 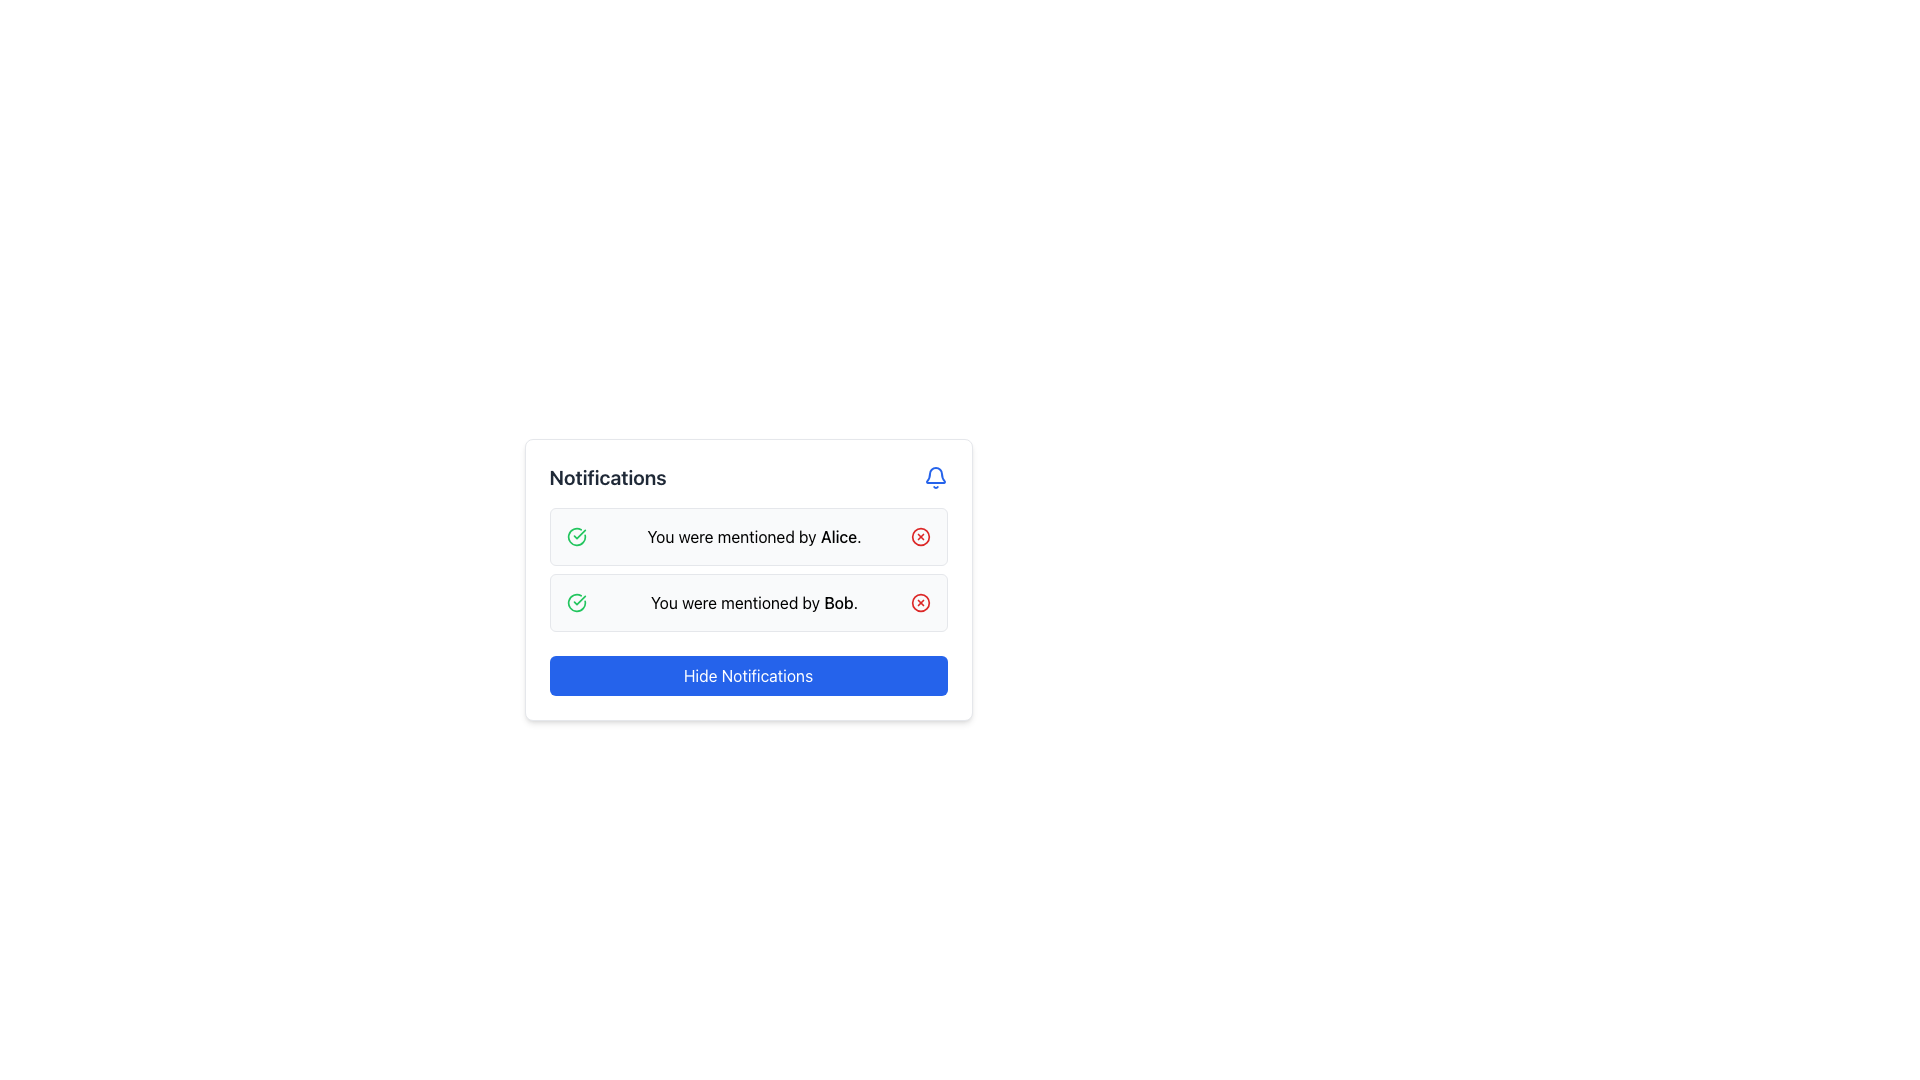 What do you see at coordinates (839, 535) in the screenshot?
I see `the text label displaying the name 'Alice' inside the notification message 'You were mentioned by Alice'` at bounding box center [839, 535].